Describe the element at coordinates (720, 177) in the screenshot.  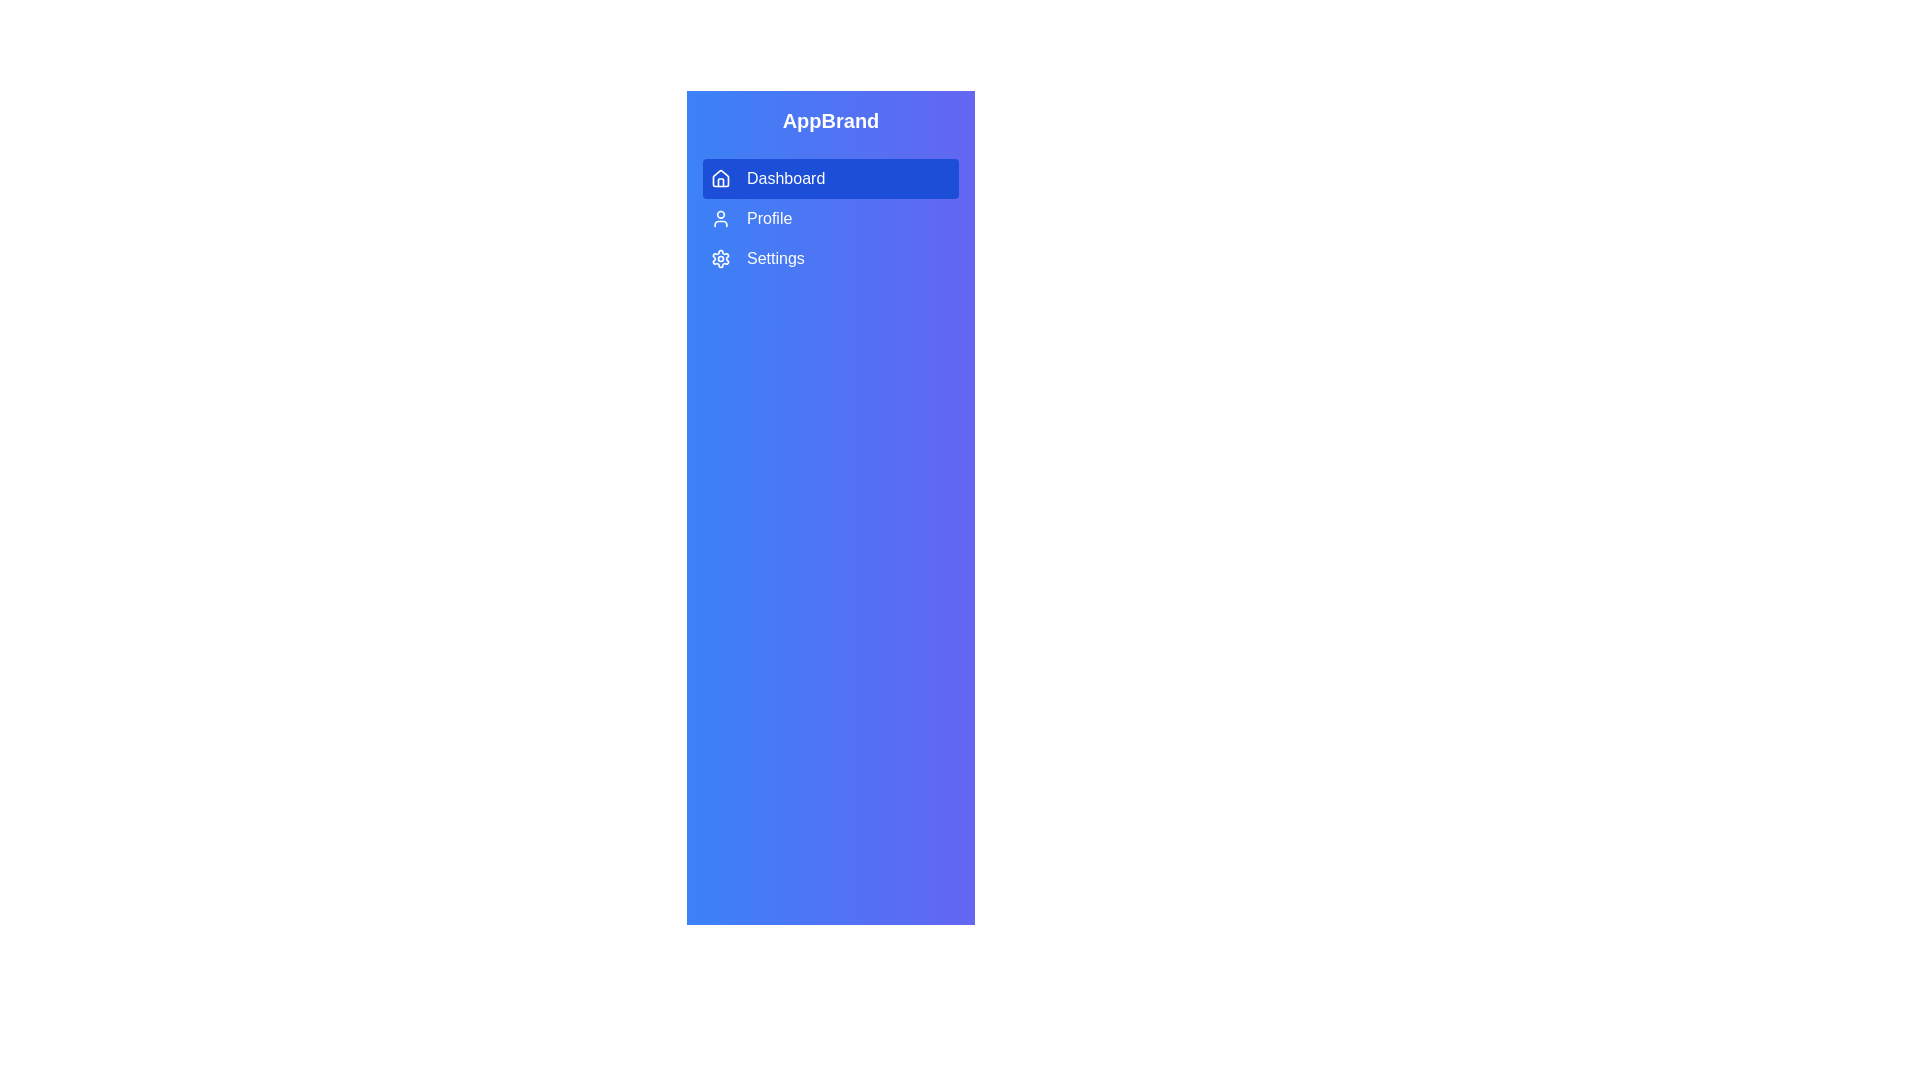
I see `the house icon with white strokes on a blue background located to the left of the 'Dashboard' text in the sidebar menu` at that location.